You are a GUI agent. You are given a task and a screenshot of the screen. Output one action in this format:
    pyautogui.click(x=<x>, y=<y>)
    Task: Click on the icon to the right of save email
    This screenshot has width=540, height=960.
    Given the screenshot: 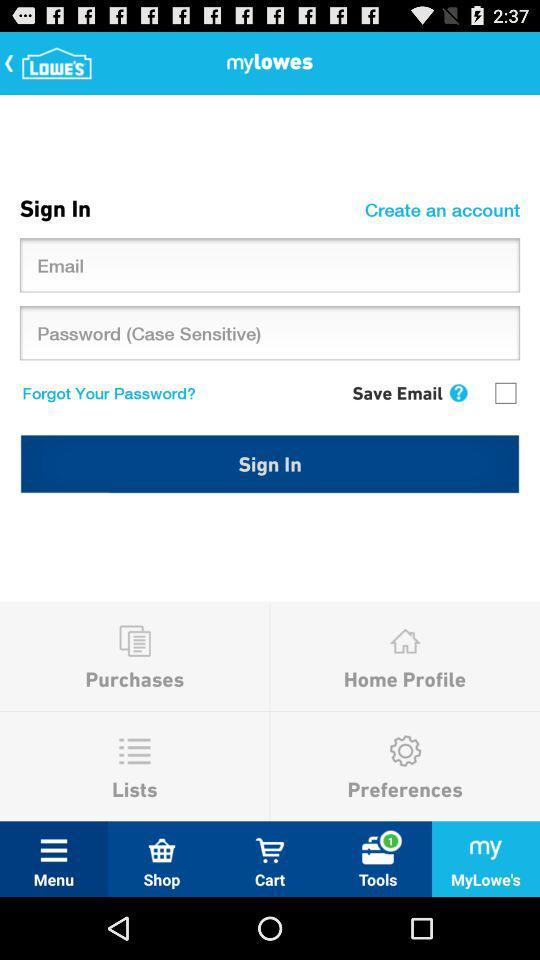 What is the action you would take?
    pyautogui.click(x=458, y=392)
    